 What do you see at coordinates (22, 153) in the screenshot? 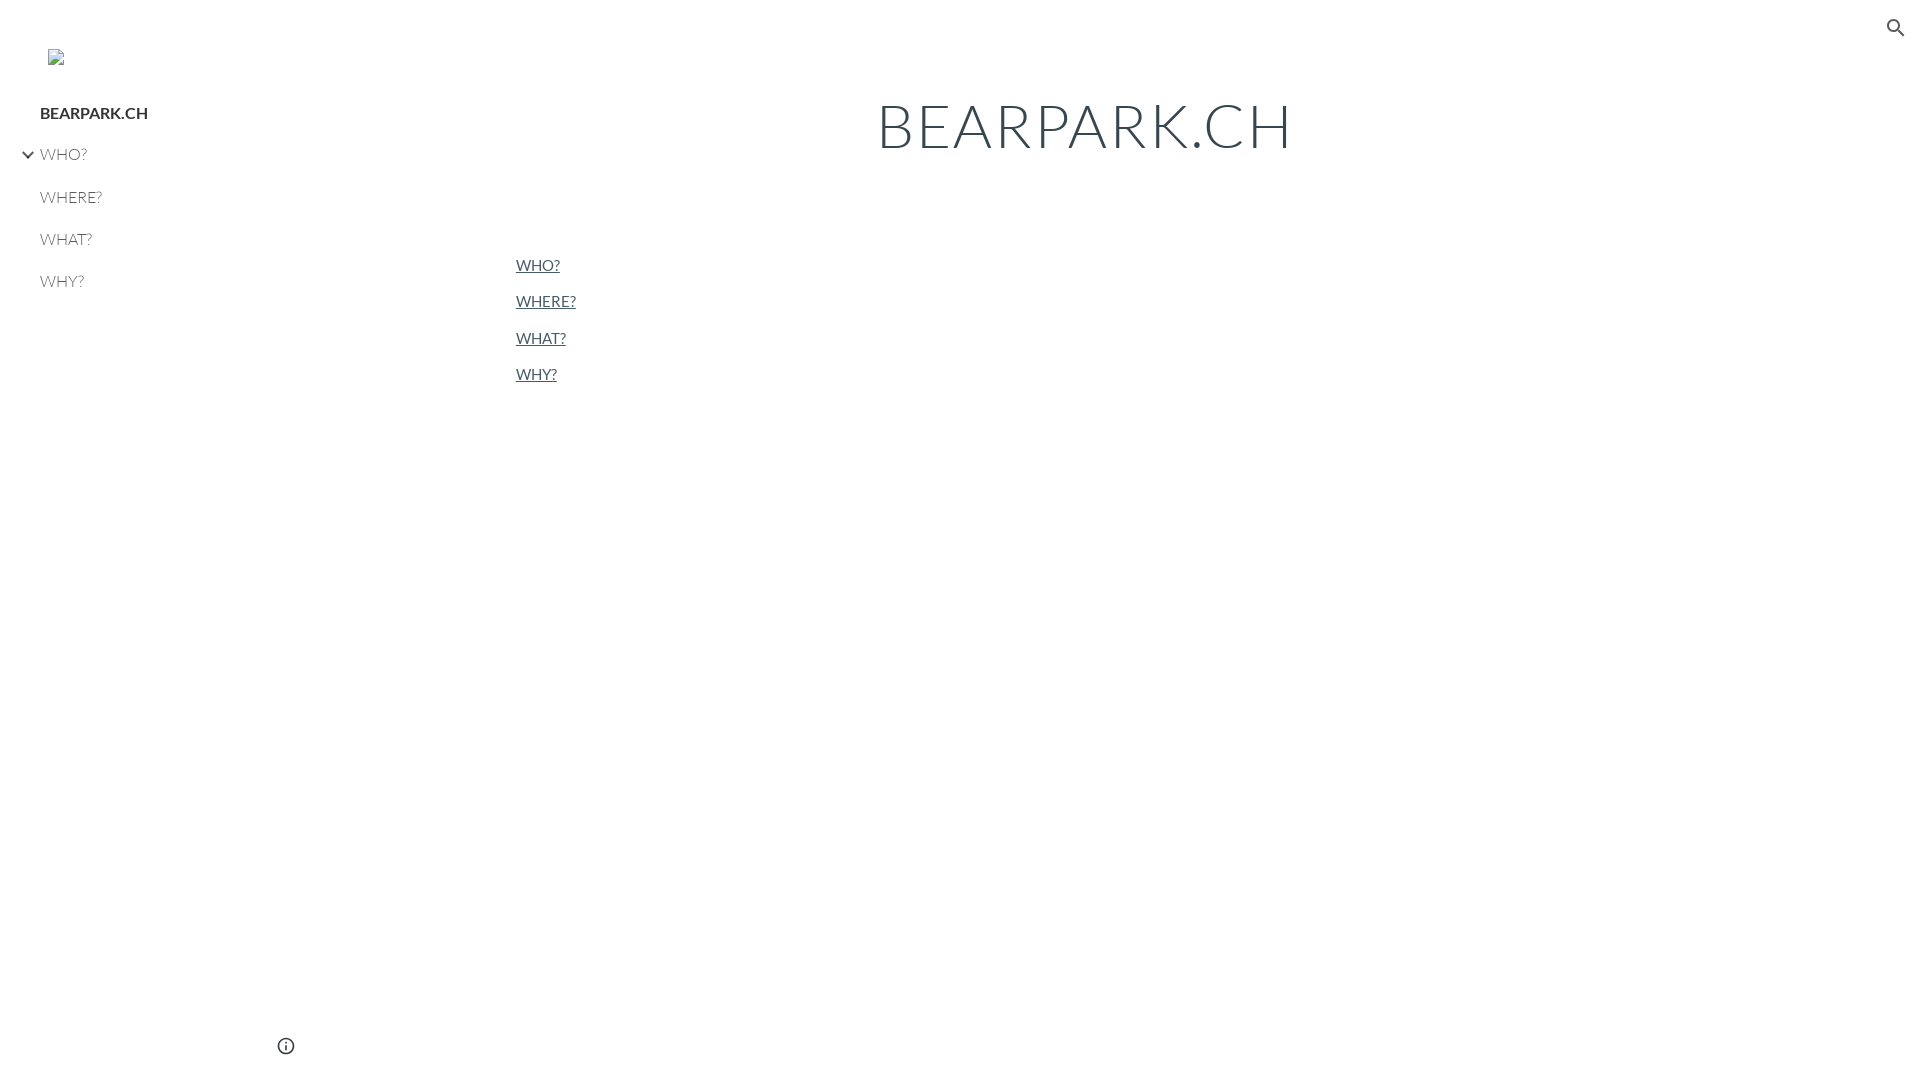
I see `'Expand/Collapse'` at bounding box center [22, 153].